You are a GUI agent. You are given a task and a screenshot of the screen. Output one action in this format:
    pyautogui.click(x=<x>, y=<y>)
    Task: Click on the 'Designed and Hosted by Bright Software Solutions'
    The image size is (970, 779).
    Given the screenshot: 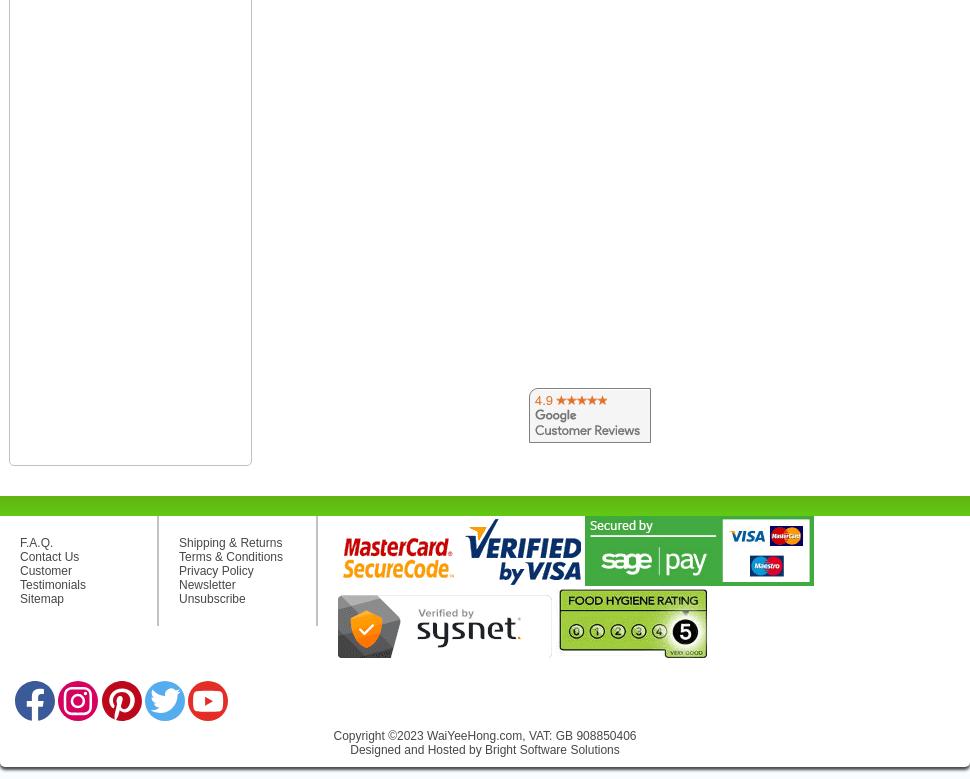 What is the action you would take?
    pyautogui.click(x=483, y=749)
    